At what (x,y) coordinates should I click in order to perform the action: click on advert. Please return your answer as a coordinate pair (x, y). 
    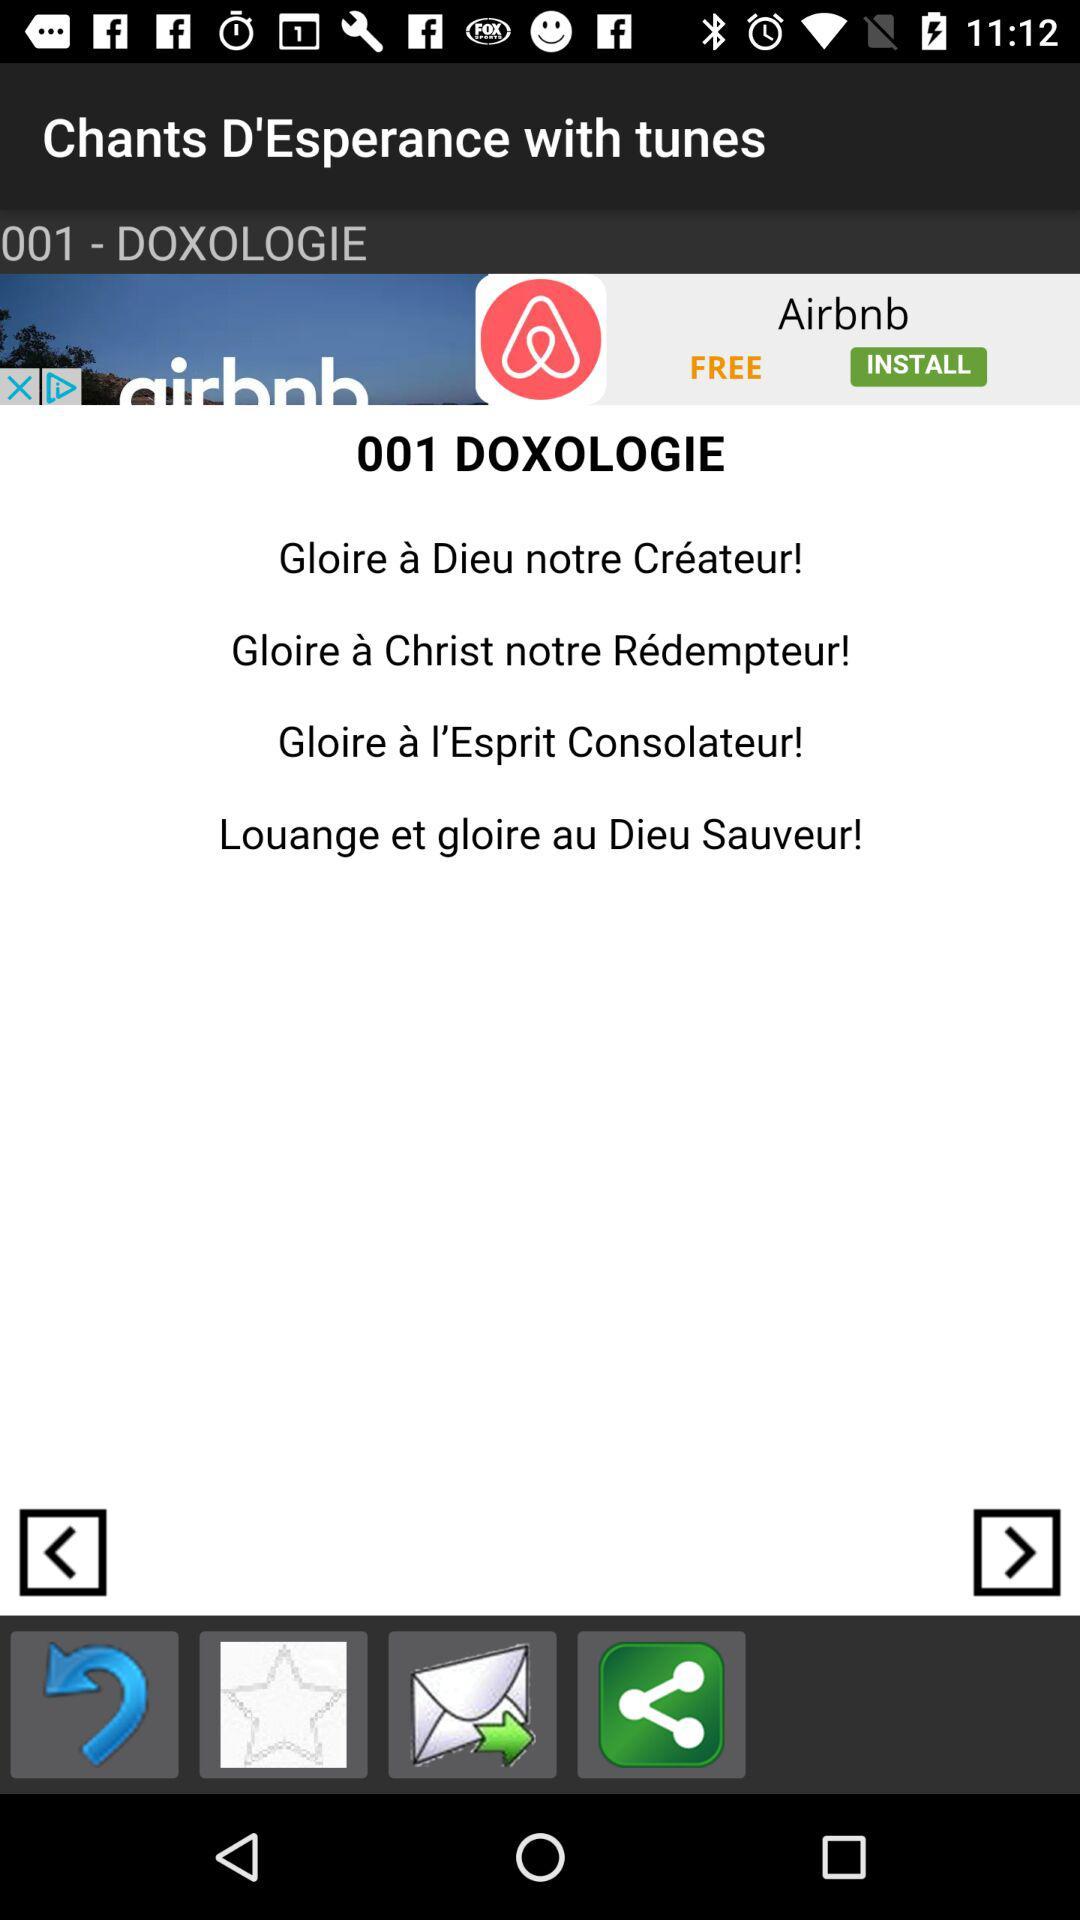
    Looking at the image, I should click on (540, 339).